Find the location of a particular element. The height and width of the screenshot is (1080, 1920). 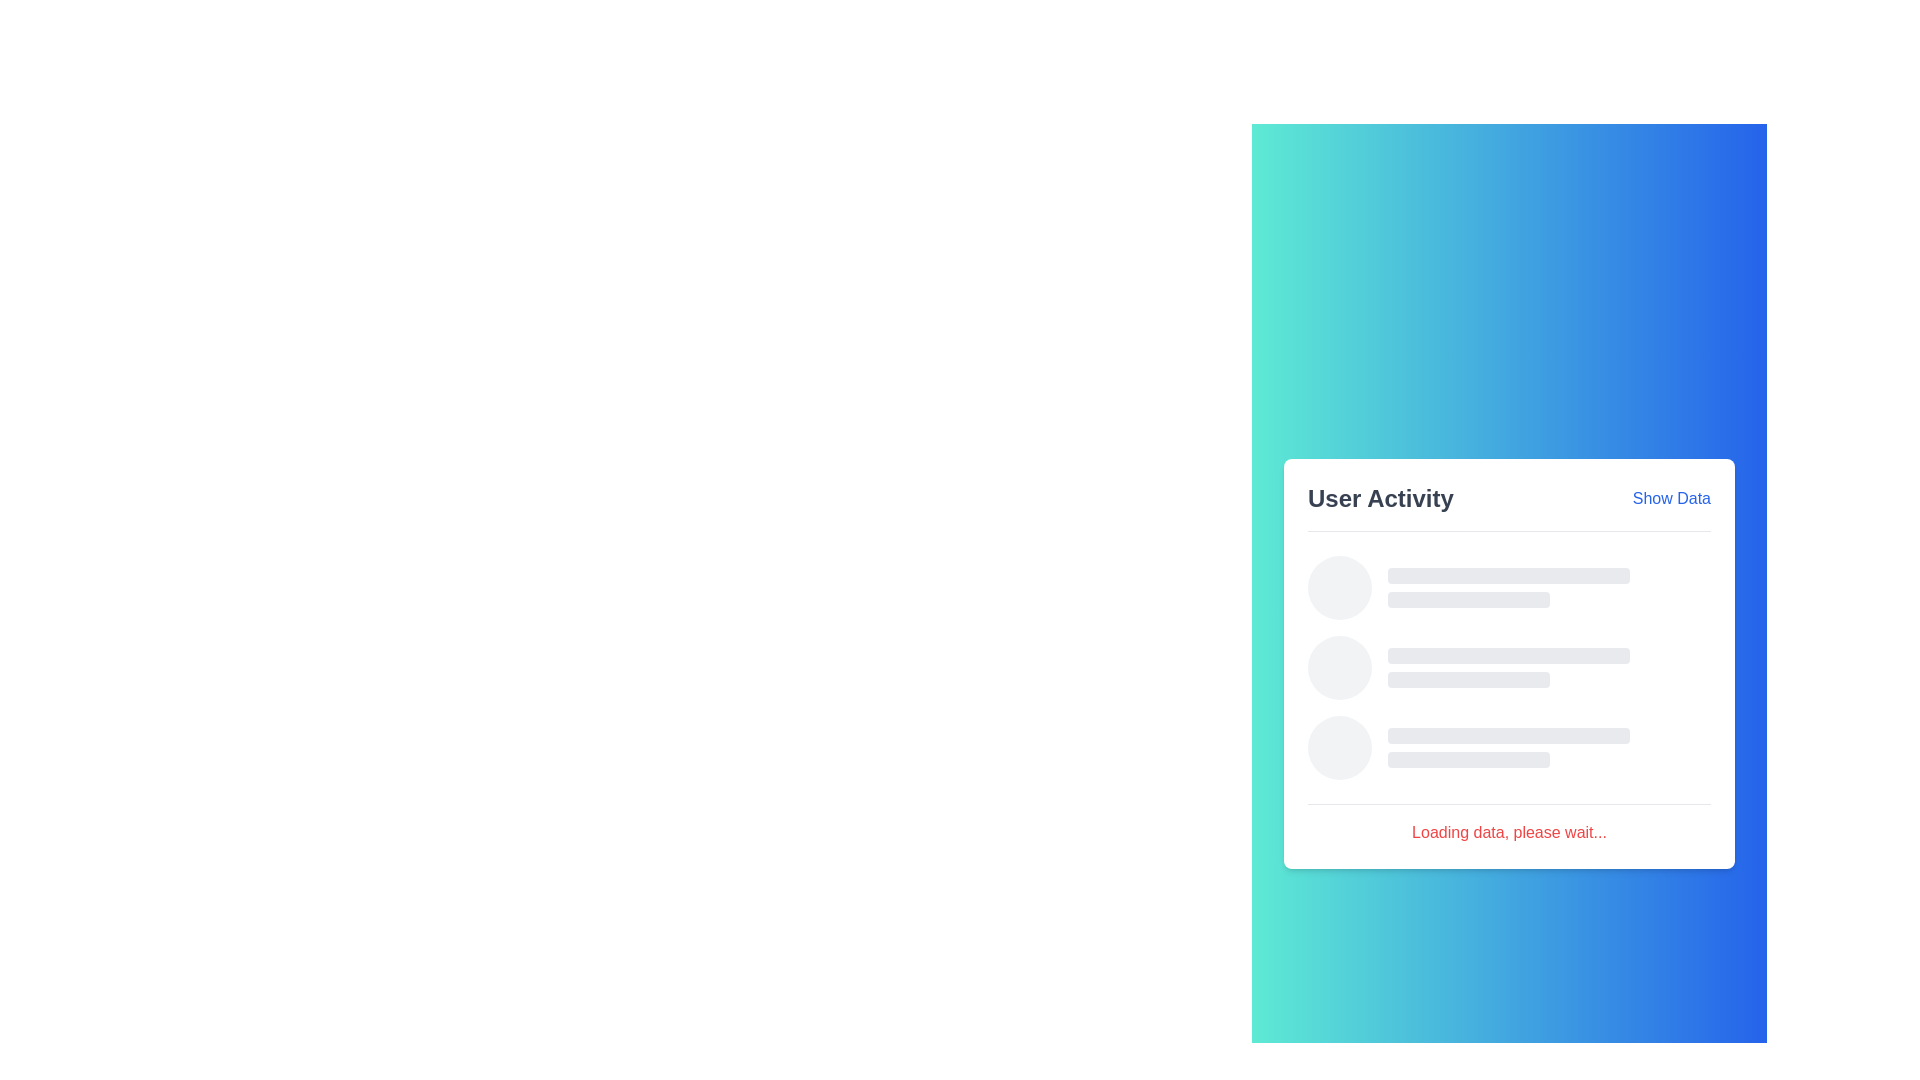

the placeholder or avatar circle located at the top-left corner of the User Activity panel, which represents a user's image or default profile picture is located at coordinates (1339, 586).